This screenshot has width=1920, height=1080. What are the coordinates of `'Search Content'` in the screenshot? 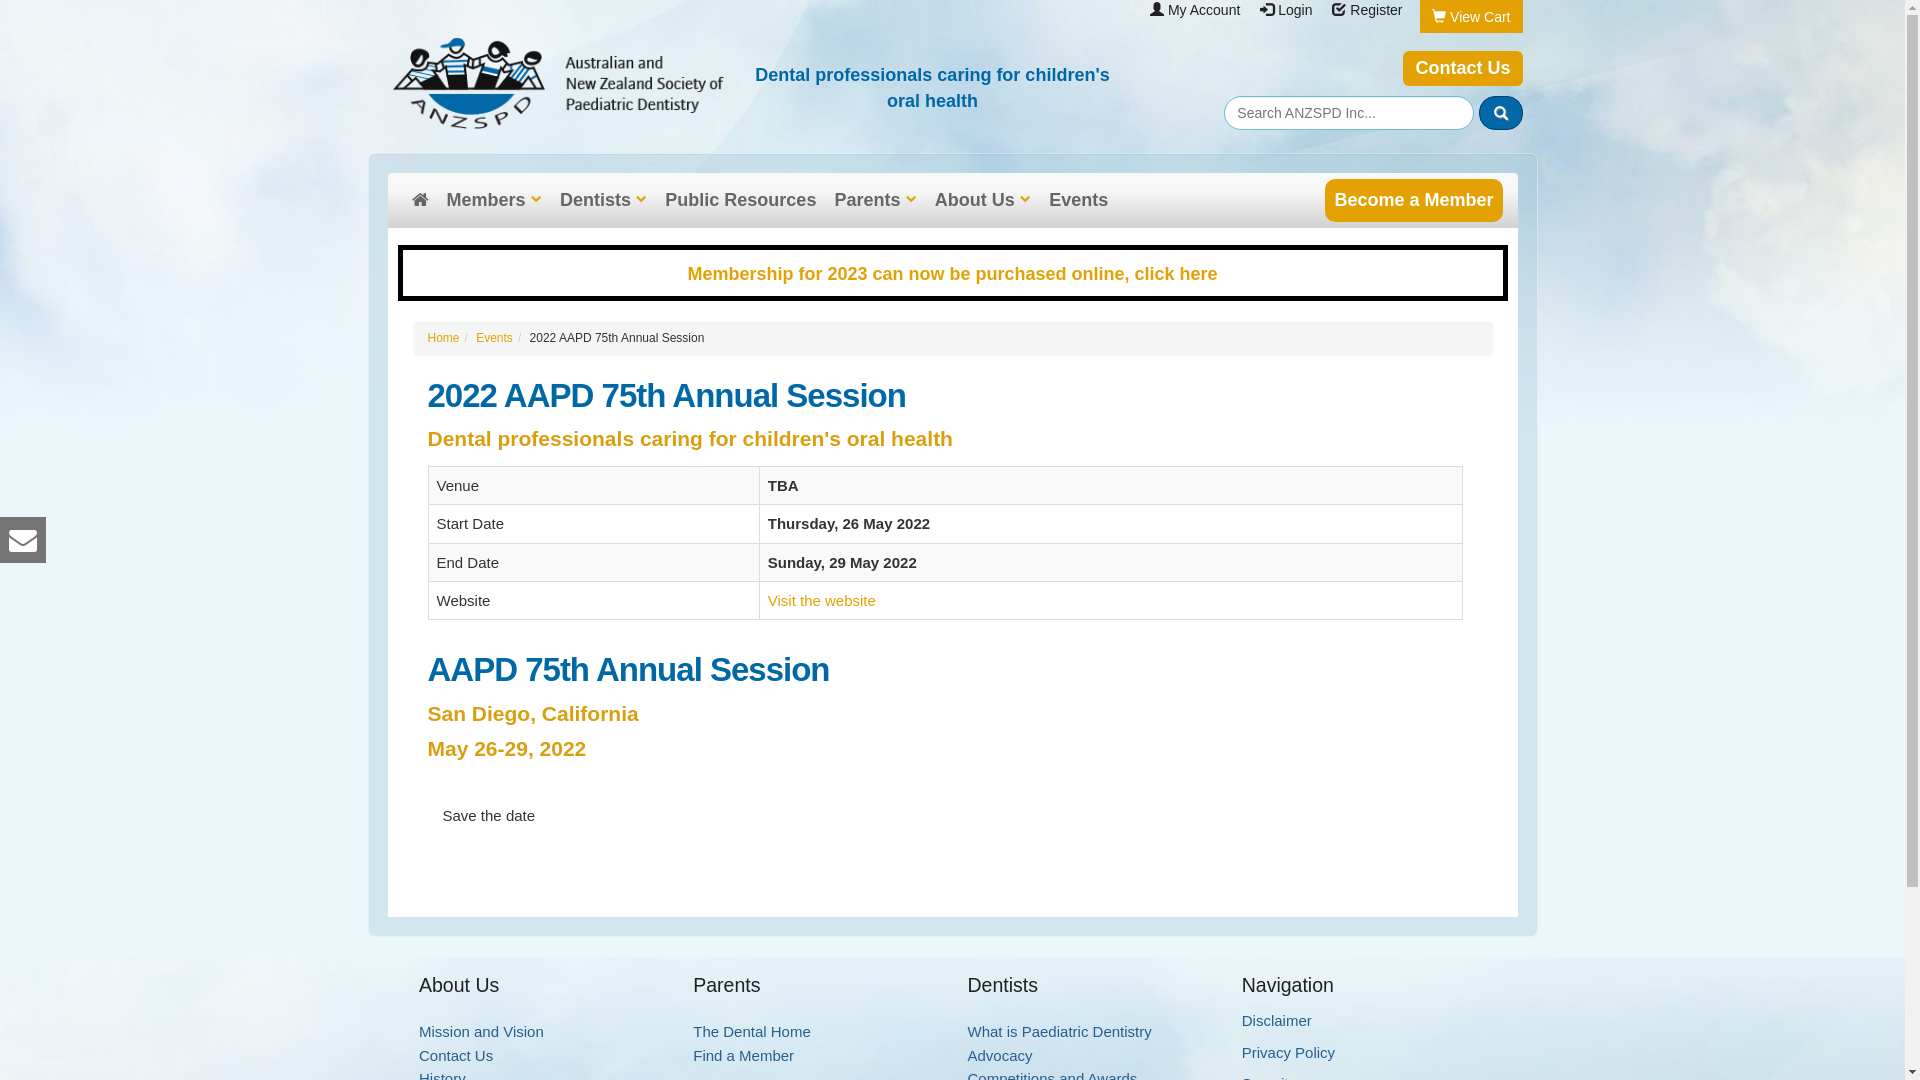 It's located at (1348, 112).